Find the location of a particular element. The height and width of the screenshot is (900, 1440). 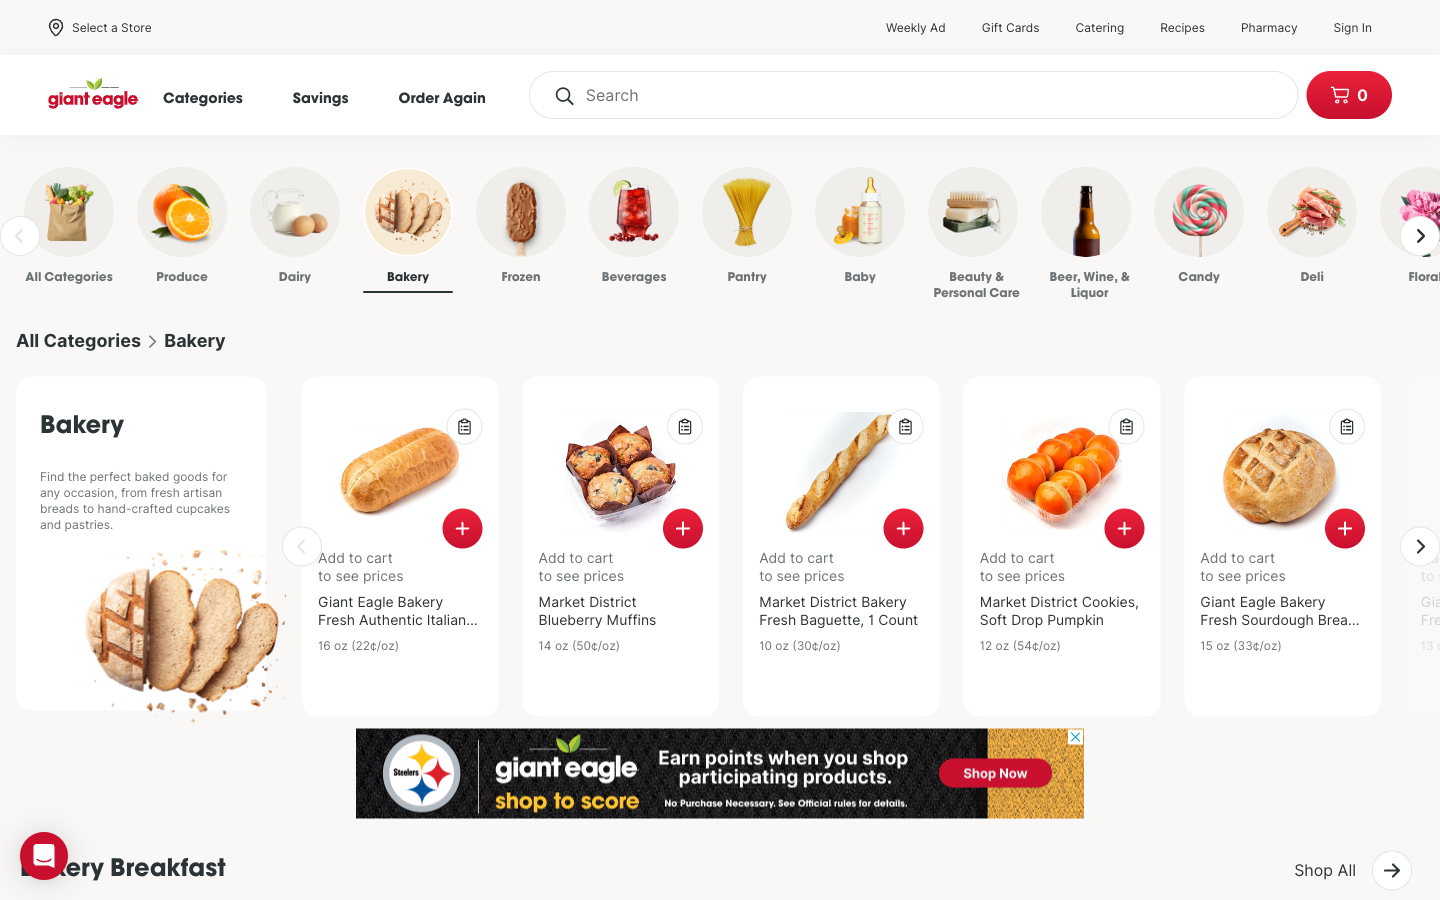

the page showcasing fresh produce is located at coordinates (155, 229).